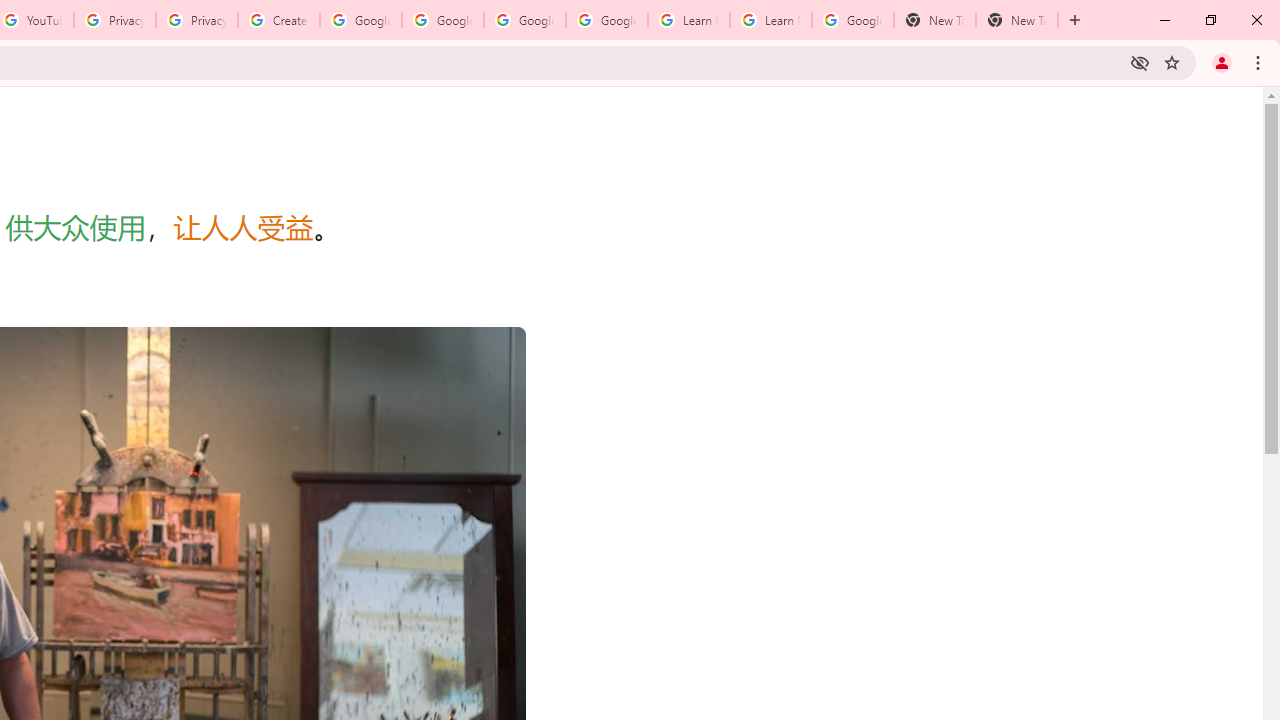  I want to click on 'New Tab', so click(1016, 20).